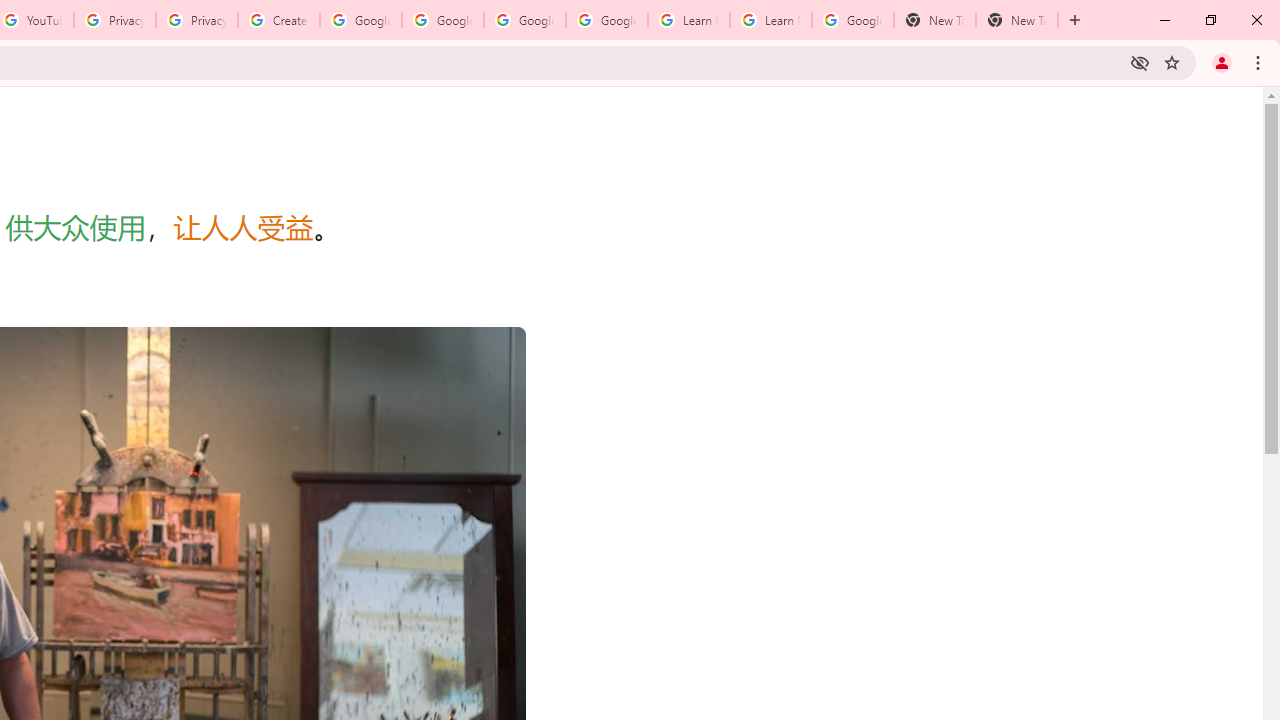  I want to click on 'New Tab', so click(1016, 20).